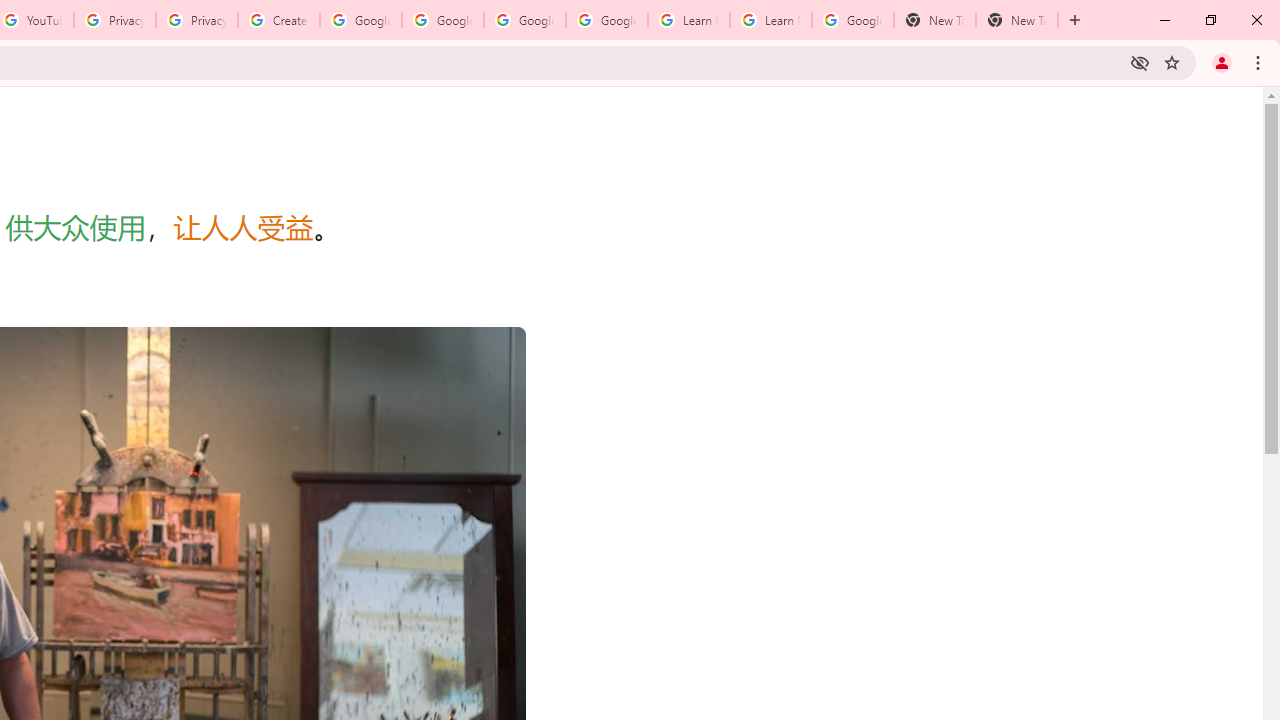  I want to click on 'New Tab', so click(1016, 20).